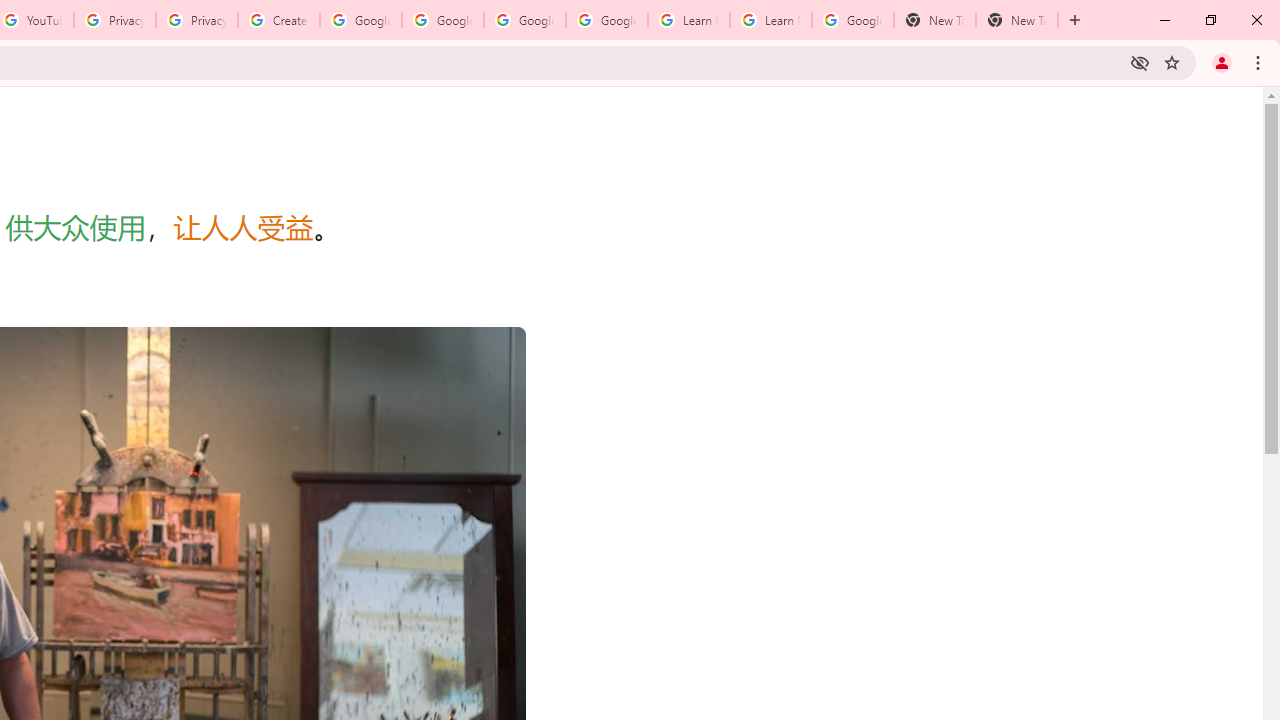  I want to click on 'New Tab', so click(1016, 20).